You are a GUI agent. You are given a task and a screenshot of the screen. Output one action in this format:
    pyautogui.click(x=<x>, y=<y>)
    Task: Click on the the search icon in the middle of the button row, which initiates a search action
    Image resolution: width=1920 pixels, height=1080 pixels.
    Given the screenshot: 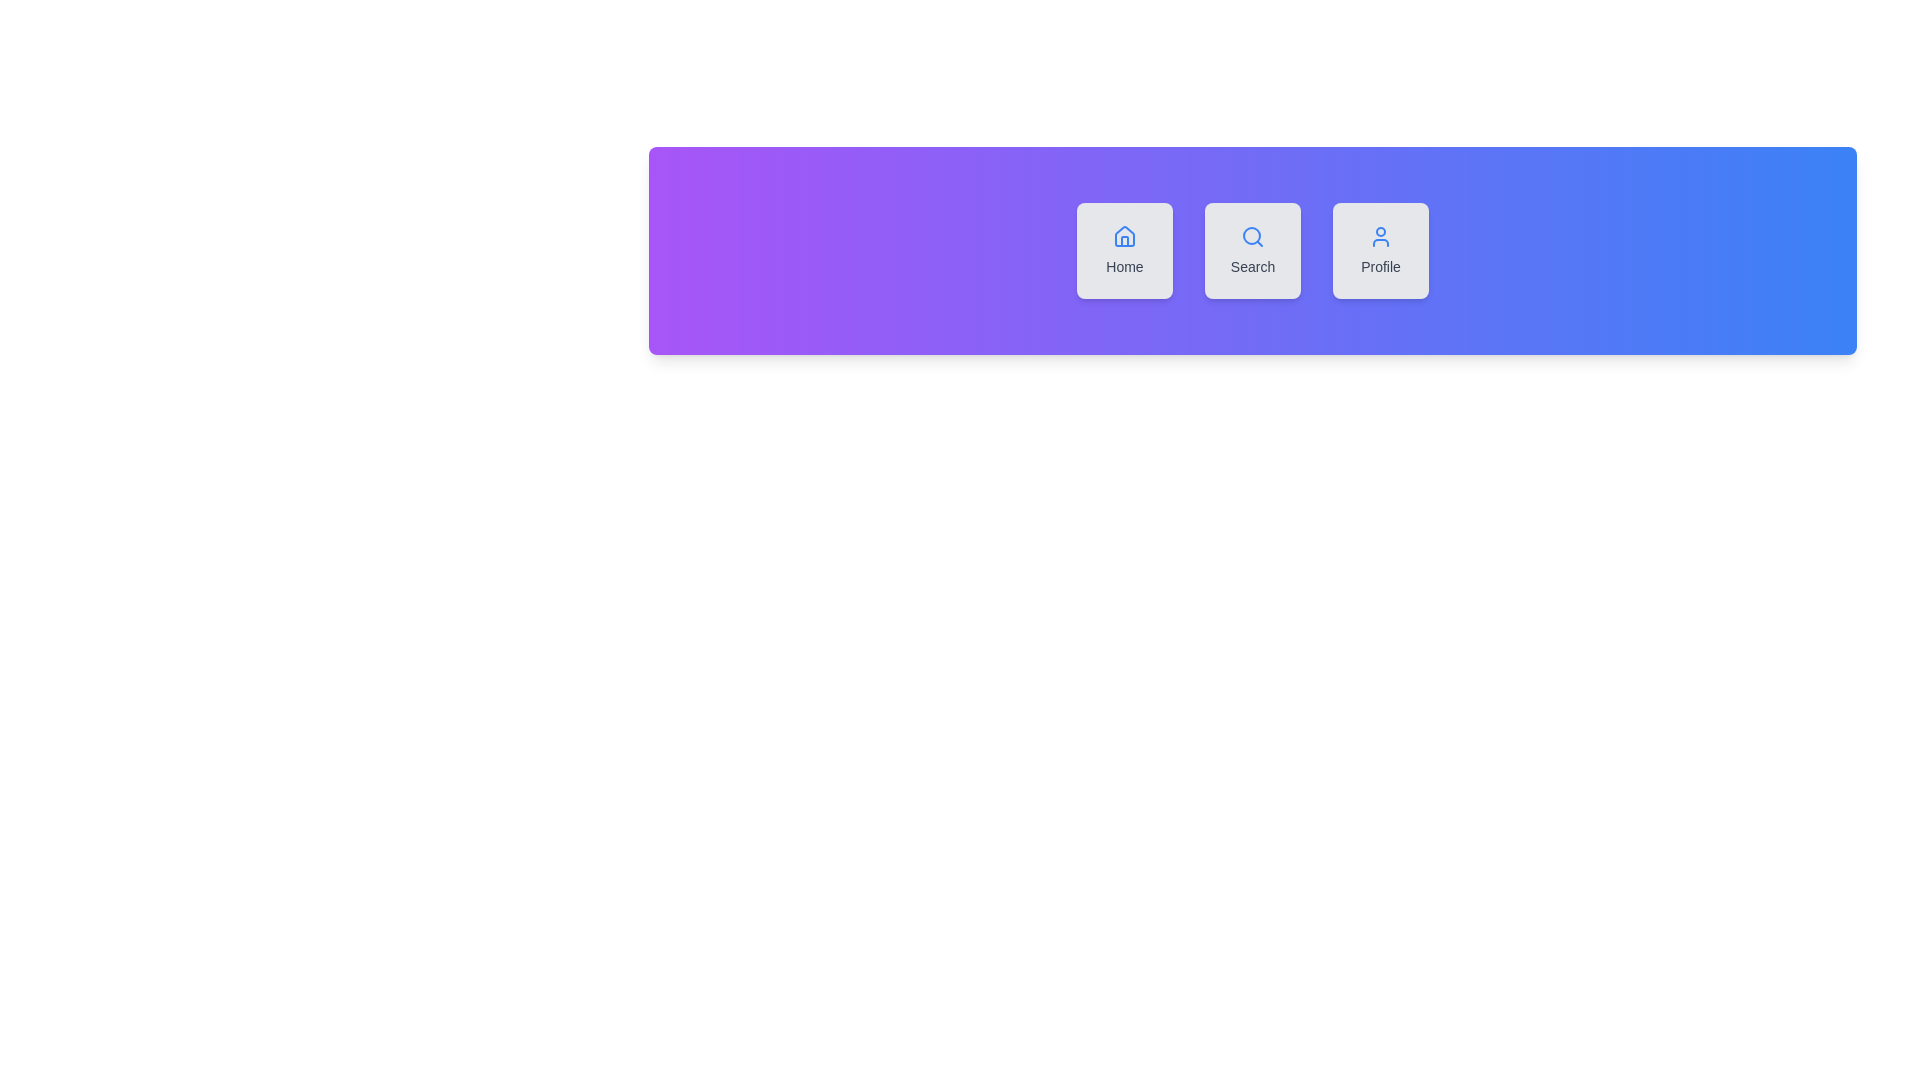 What is the action you would take?
    pyautogui.click(x=1251, y=235)
    